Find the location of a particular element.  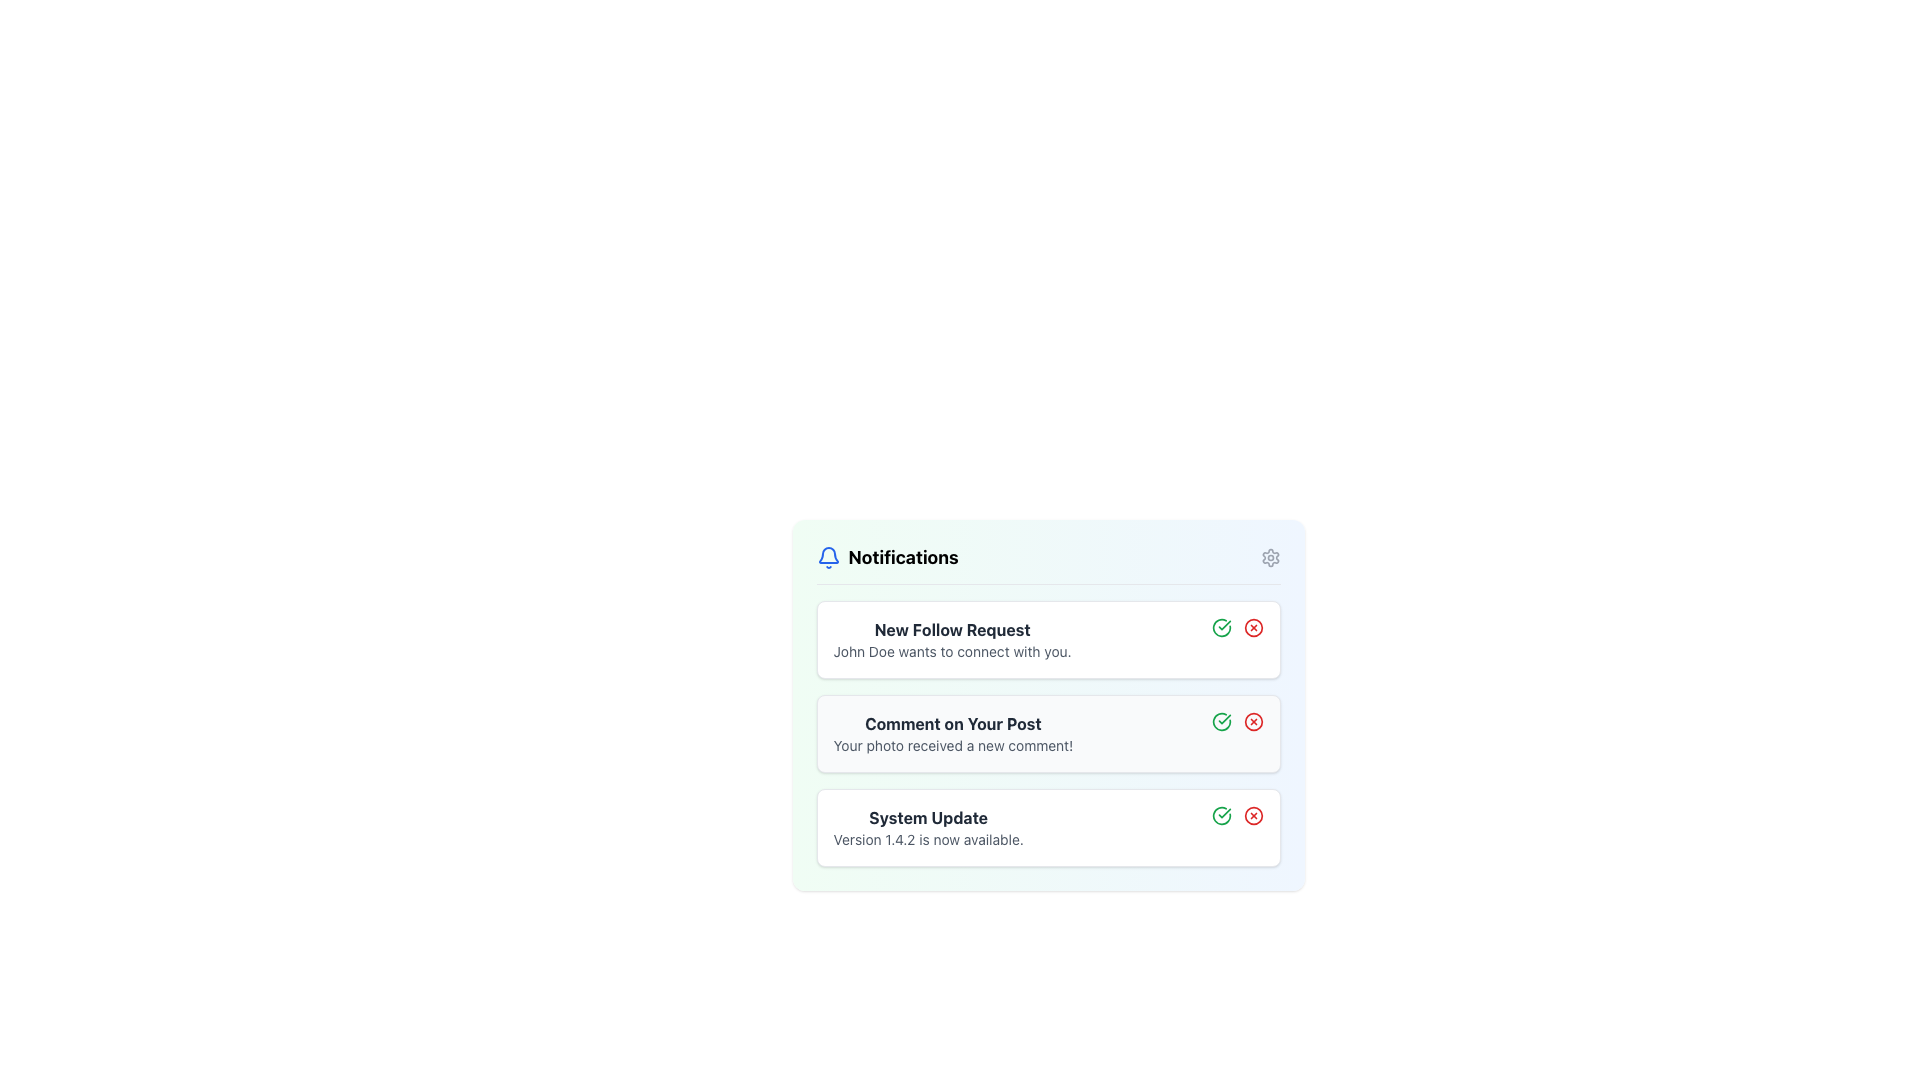

the gear-shaped settings icon located at the top-right corner of the 'Notifications' section is located at coordinates (1269, 558).